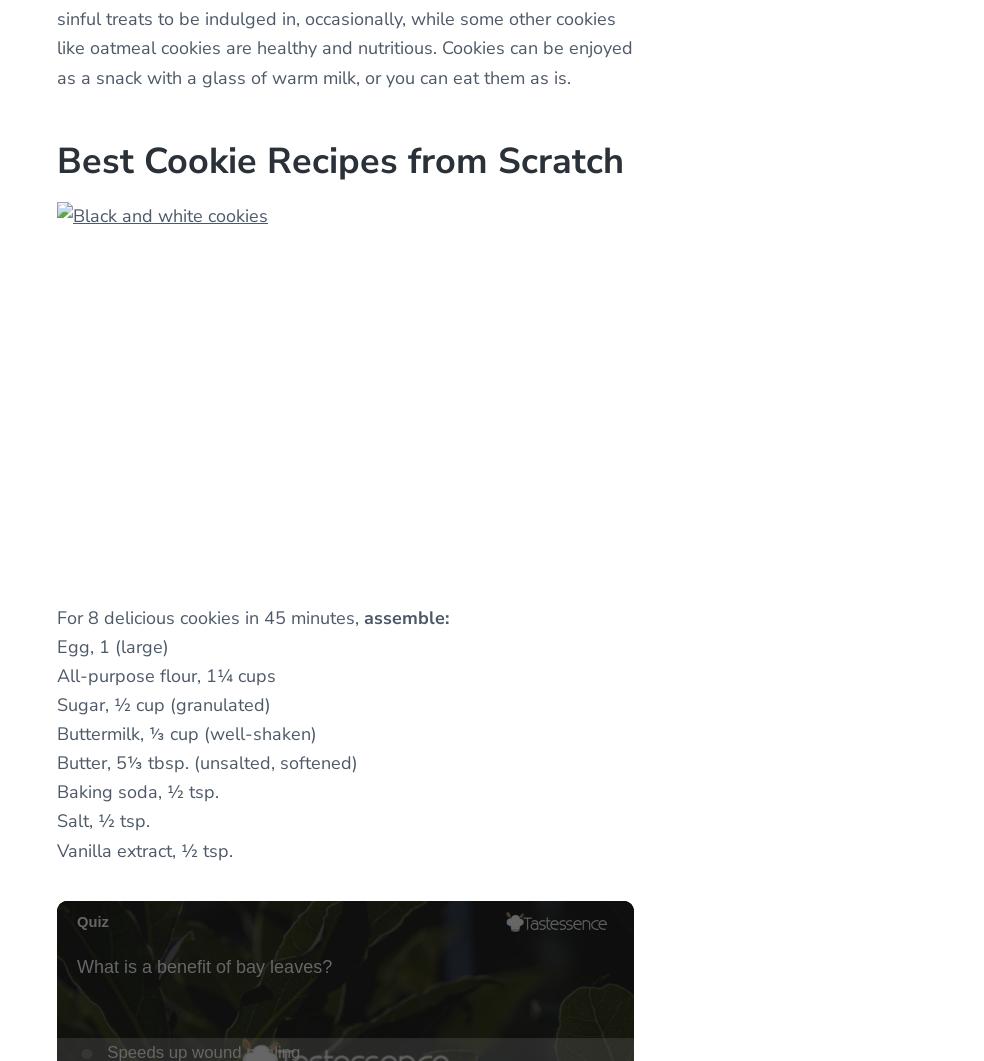  I want to click on 'All-purpose flour, 1¼ cups', so click(55, 674).